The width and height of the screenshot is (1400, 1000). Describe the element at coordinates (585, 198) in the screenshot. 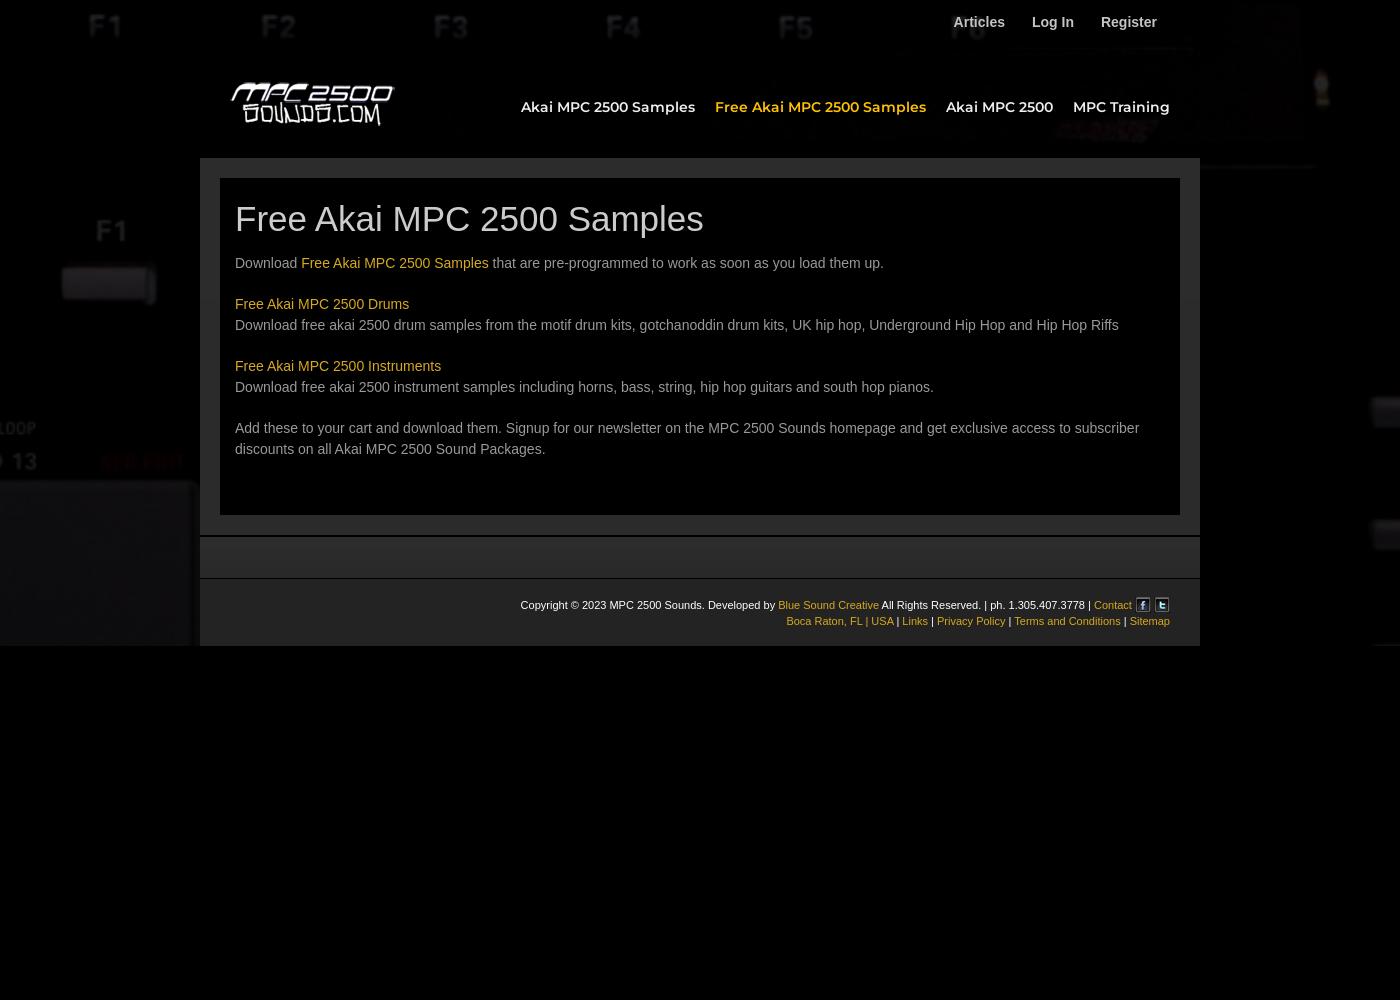

I see `'Platinum Pack'` at that location.